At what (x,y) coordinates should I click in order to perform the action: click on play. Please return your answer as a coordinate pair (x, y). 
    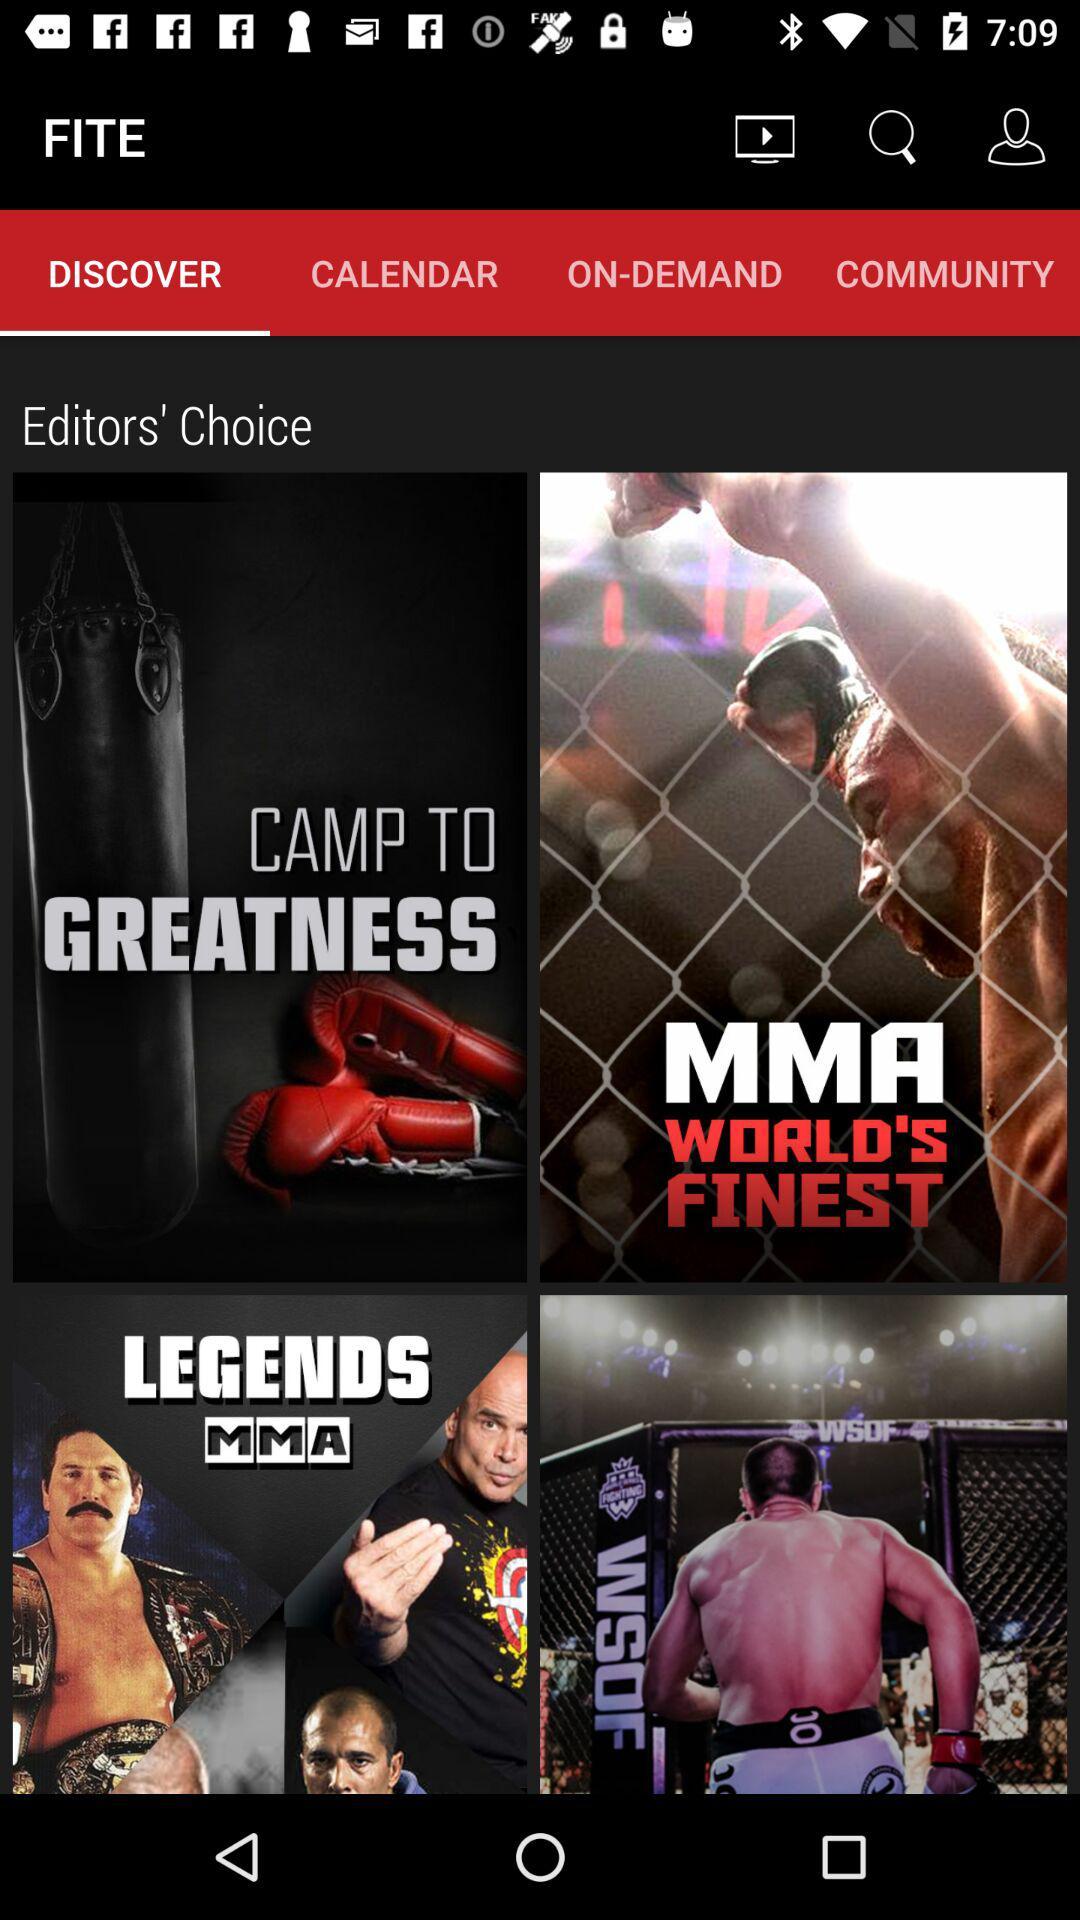
    Looking at the image, I should click on (270, 1543).